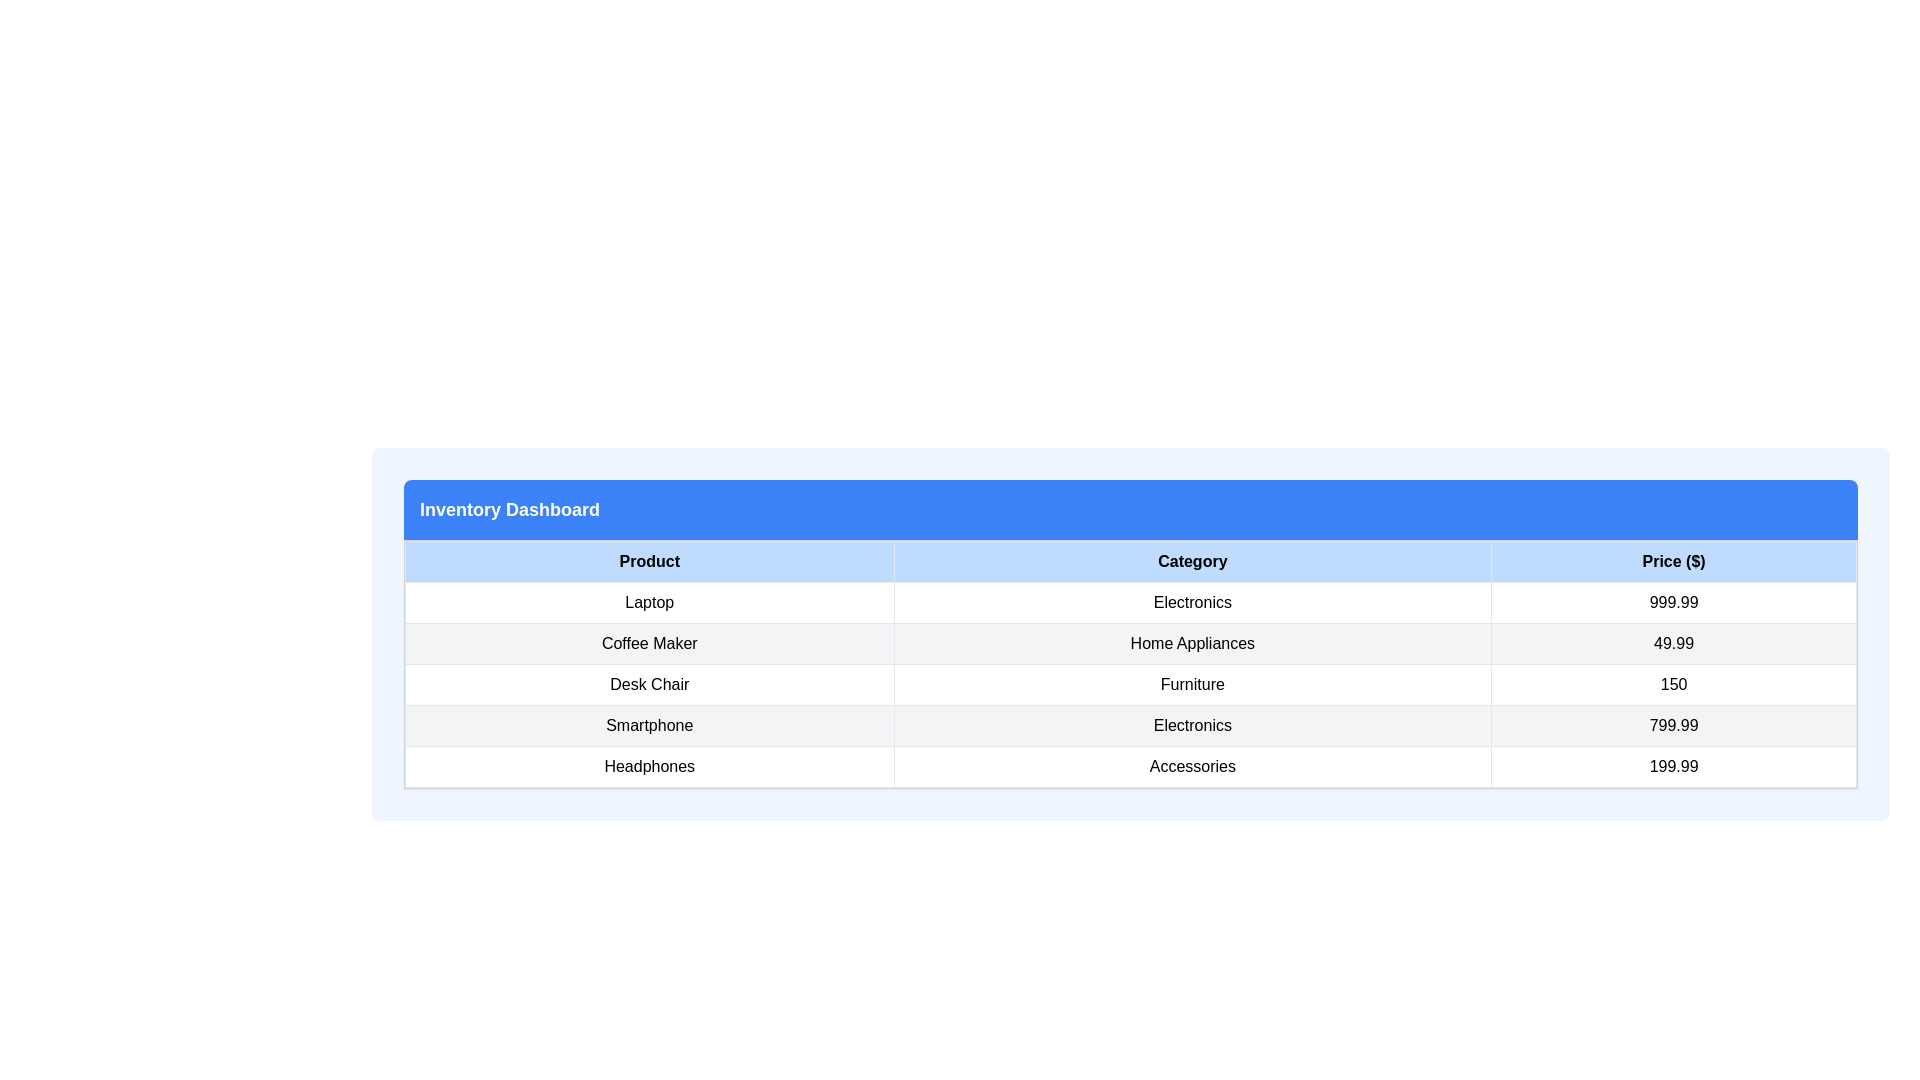 Image resolution: width=1920 pixels, height=1080 pixels. I want to click on text content of the 'Smartphone' label, which is a bold text label in the fourth row of the 'Product' column in the Inventory Dashboard, so click(649, 725).